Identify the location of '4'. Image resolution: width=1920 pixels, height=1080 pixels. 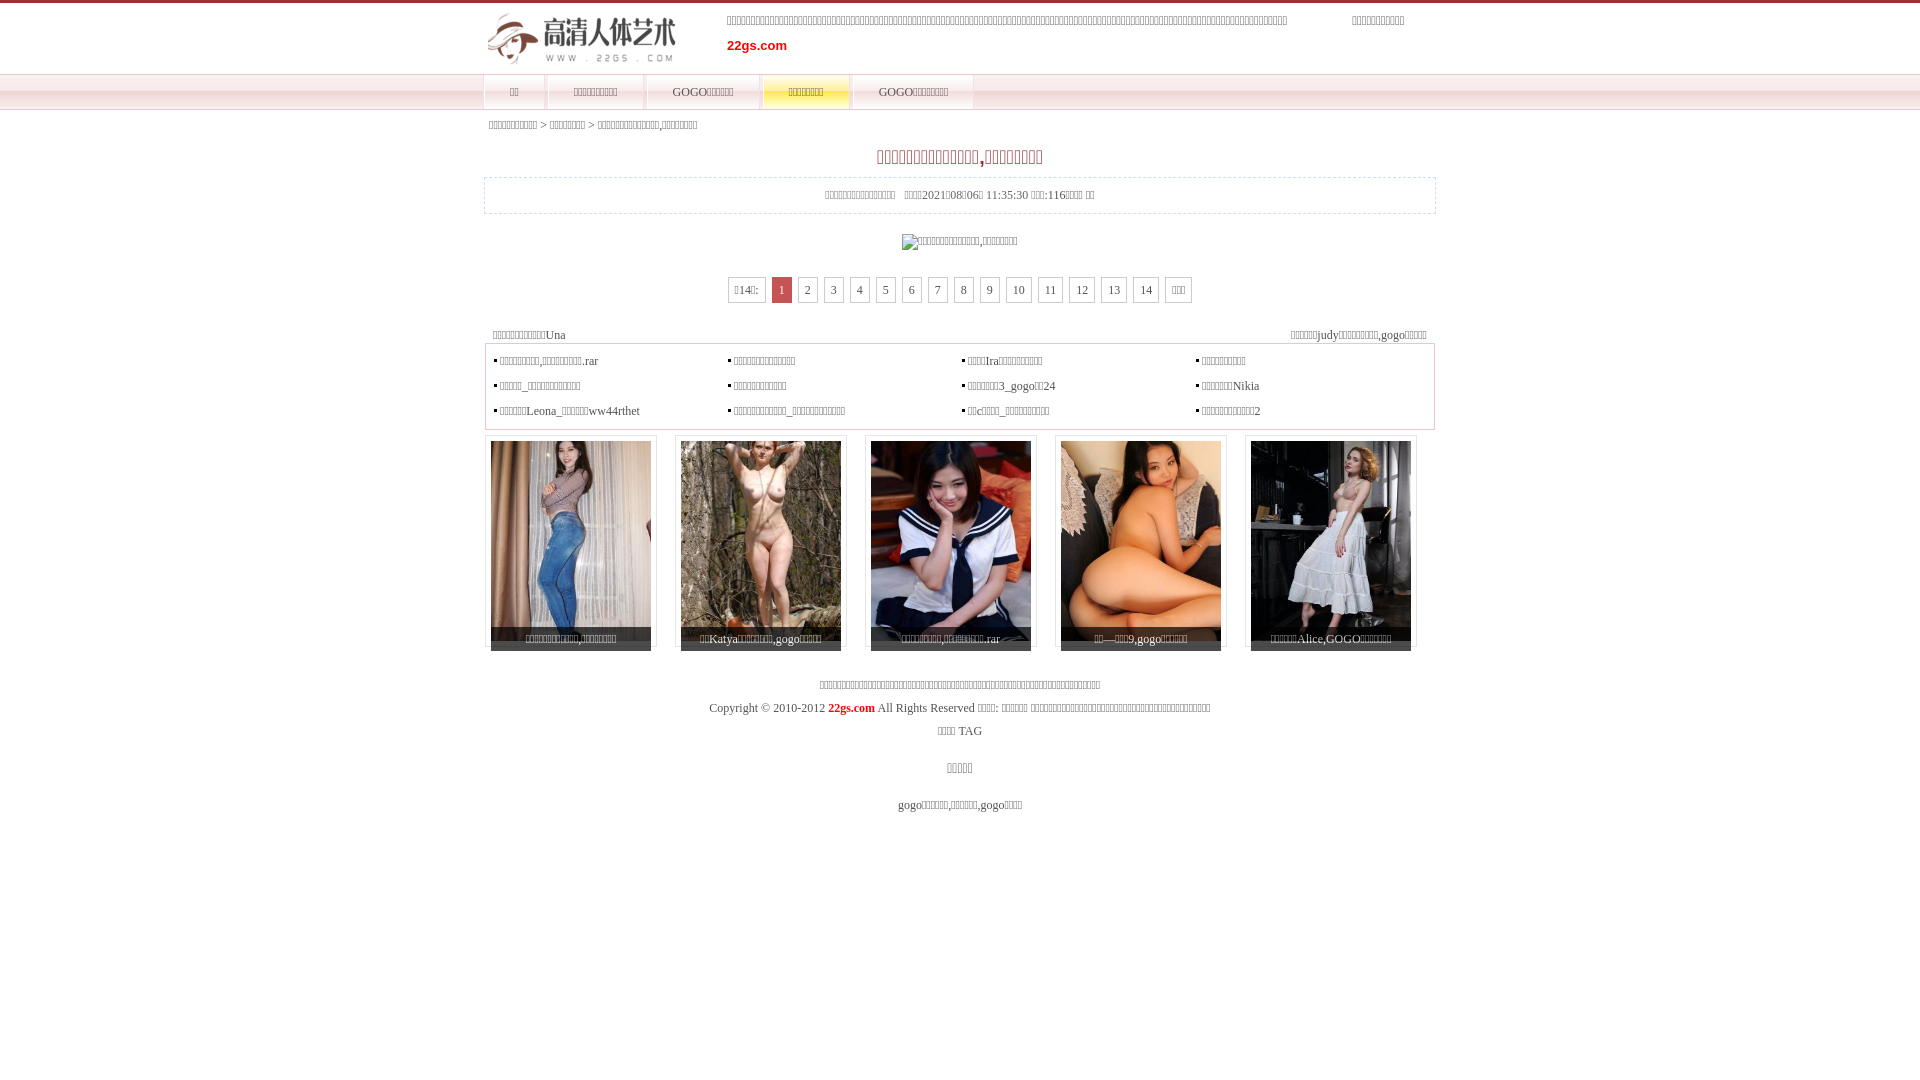
(859, 289).